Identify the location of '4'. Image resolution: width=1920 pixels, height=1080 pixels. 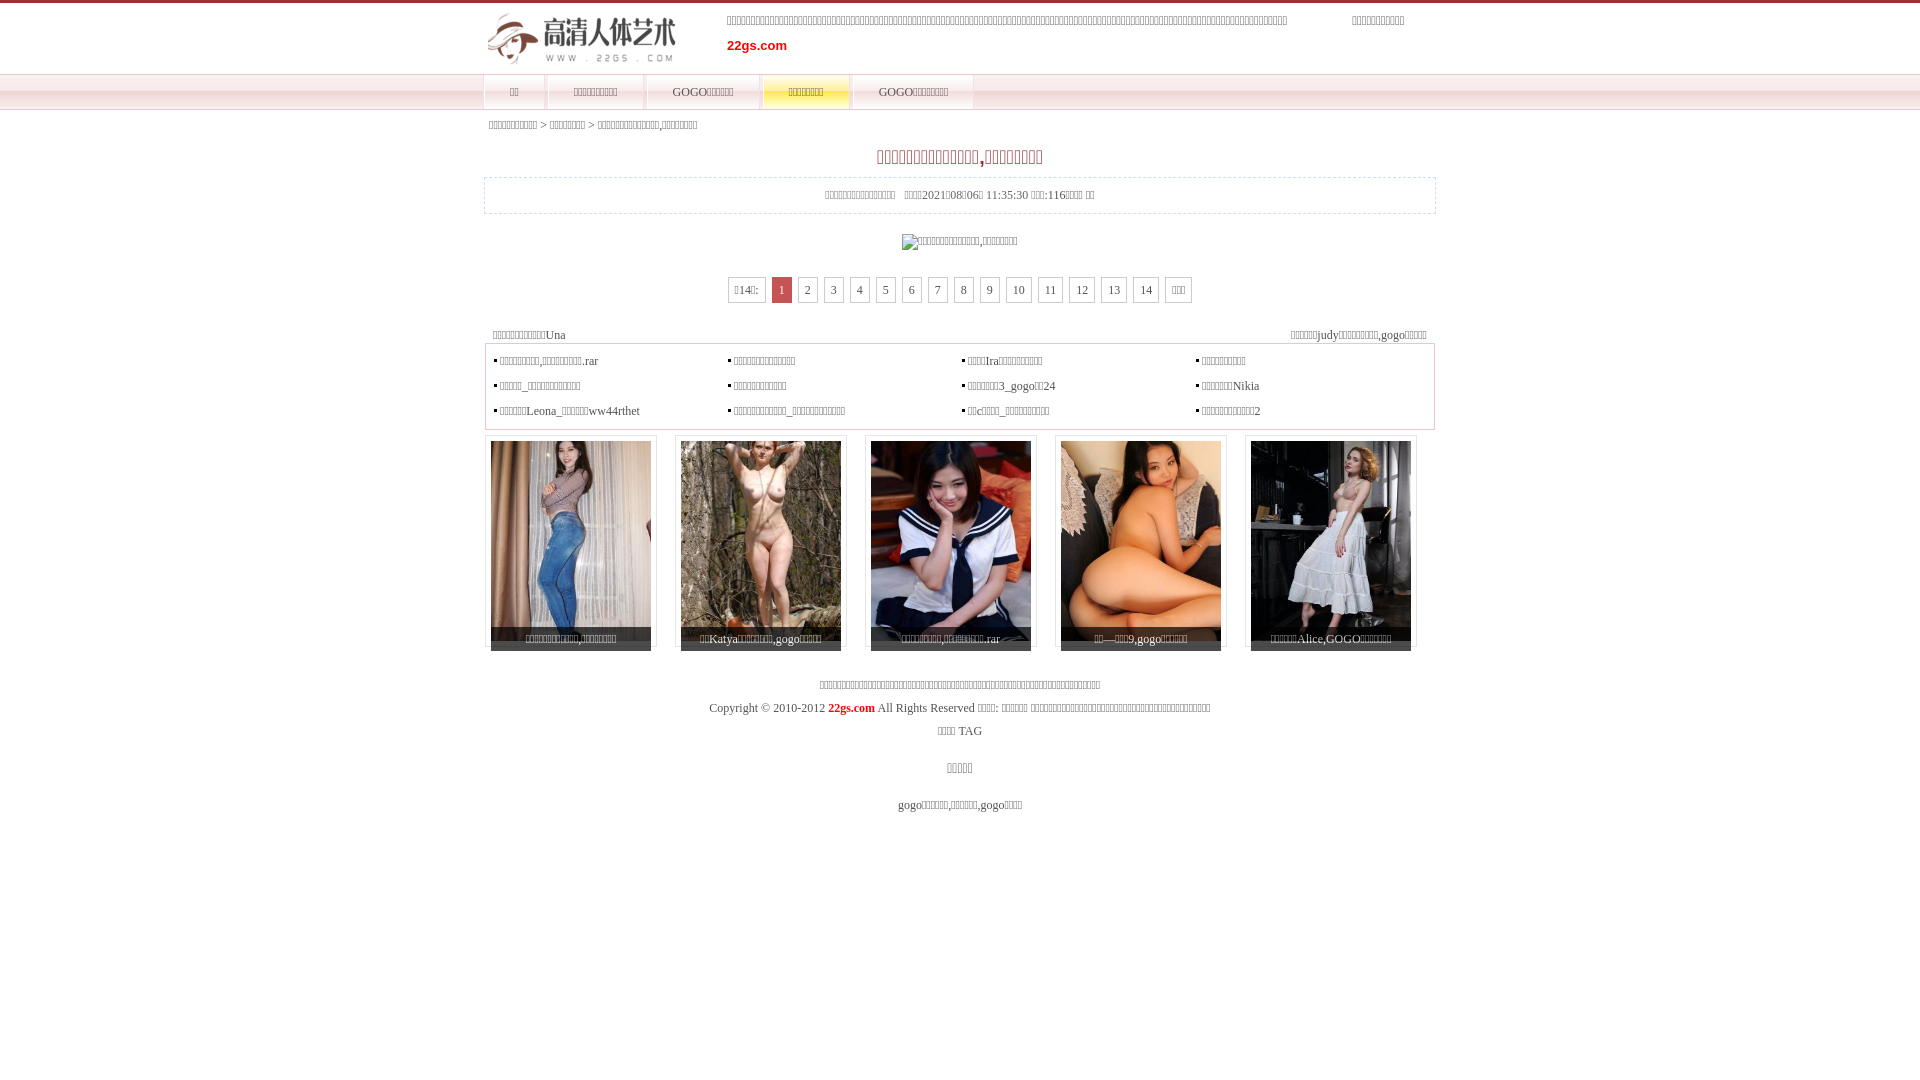
(859, 289).